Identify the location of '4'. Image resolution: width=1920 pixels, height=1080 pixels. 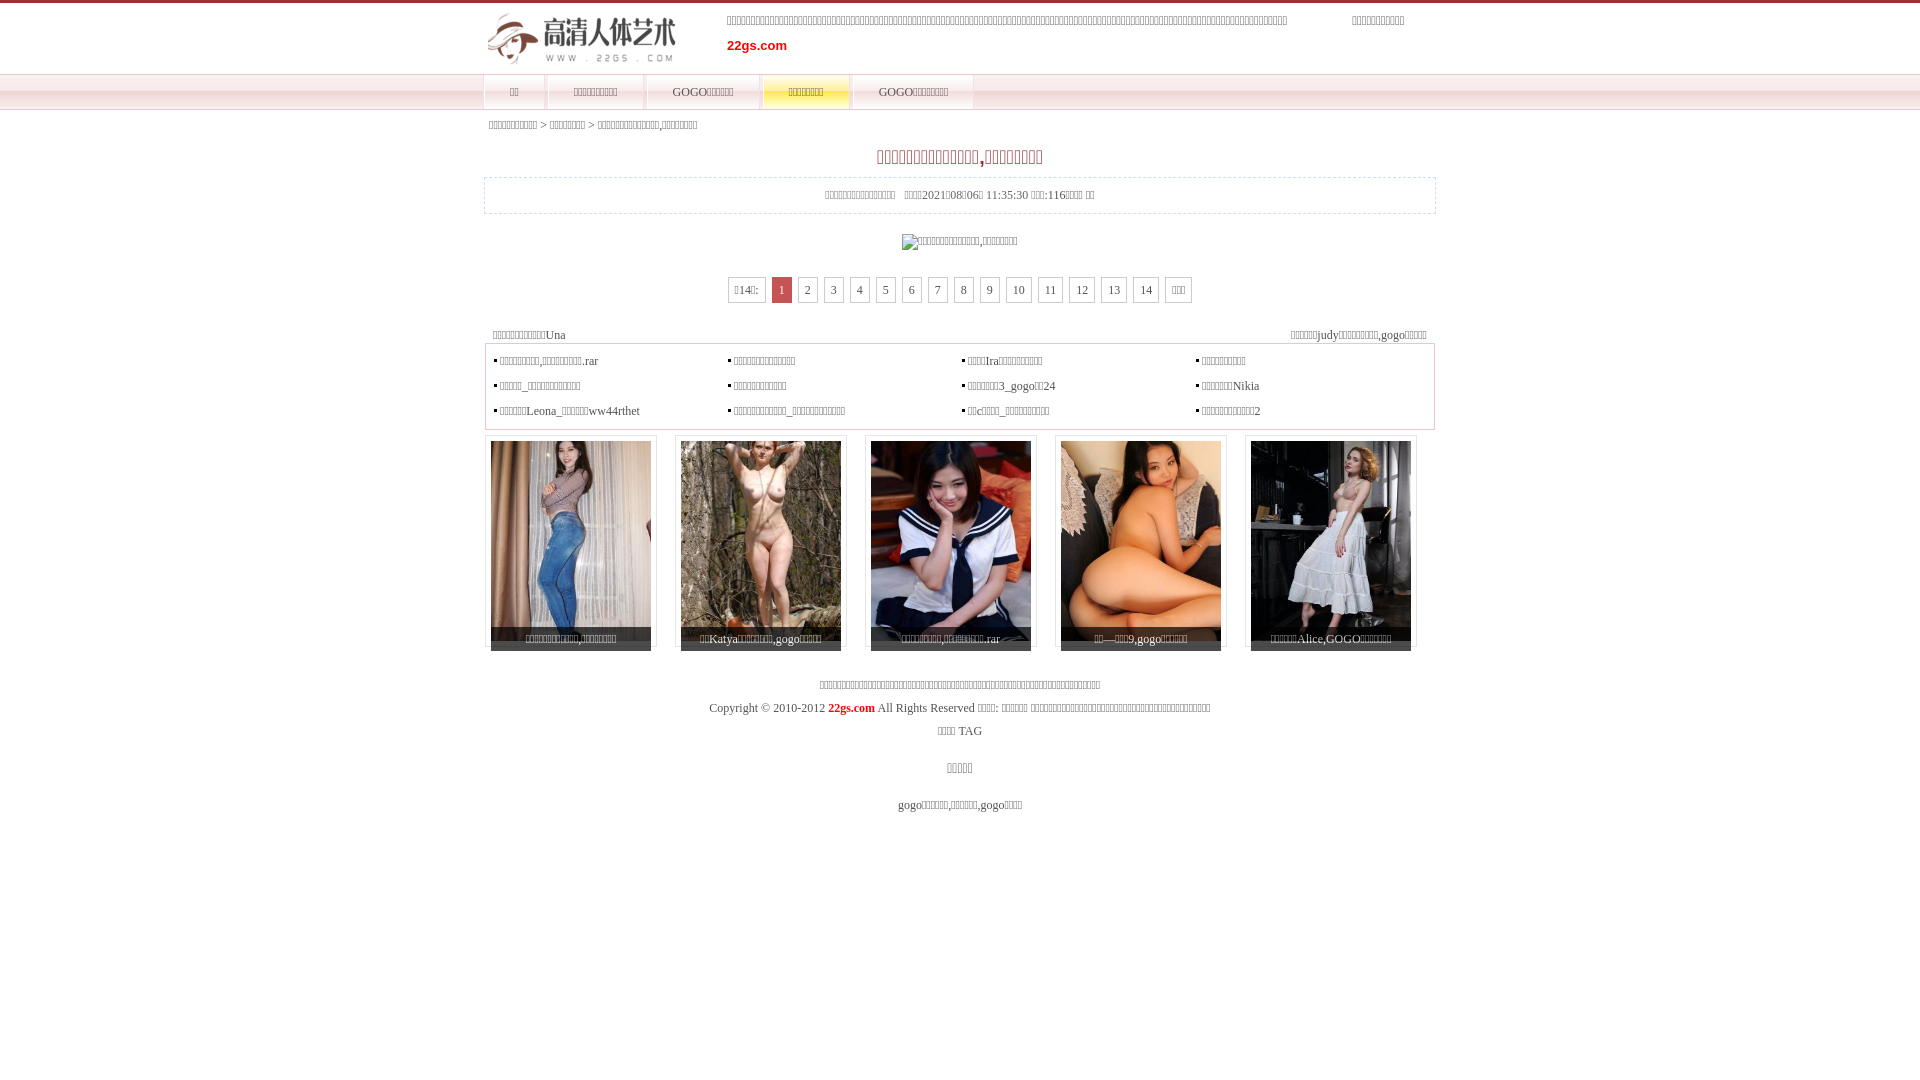
(859, 289).